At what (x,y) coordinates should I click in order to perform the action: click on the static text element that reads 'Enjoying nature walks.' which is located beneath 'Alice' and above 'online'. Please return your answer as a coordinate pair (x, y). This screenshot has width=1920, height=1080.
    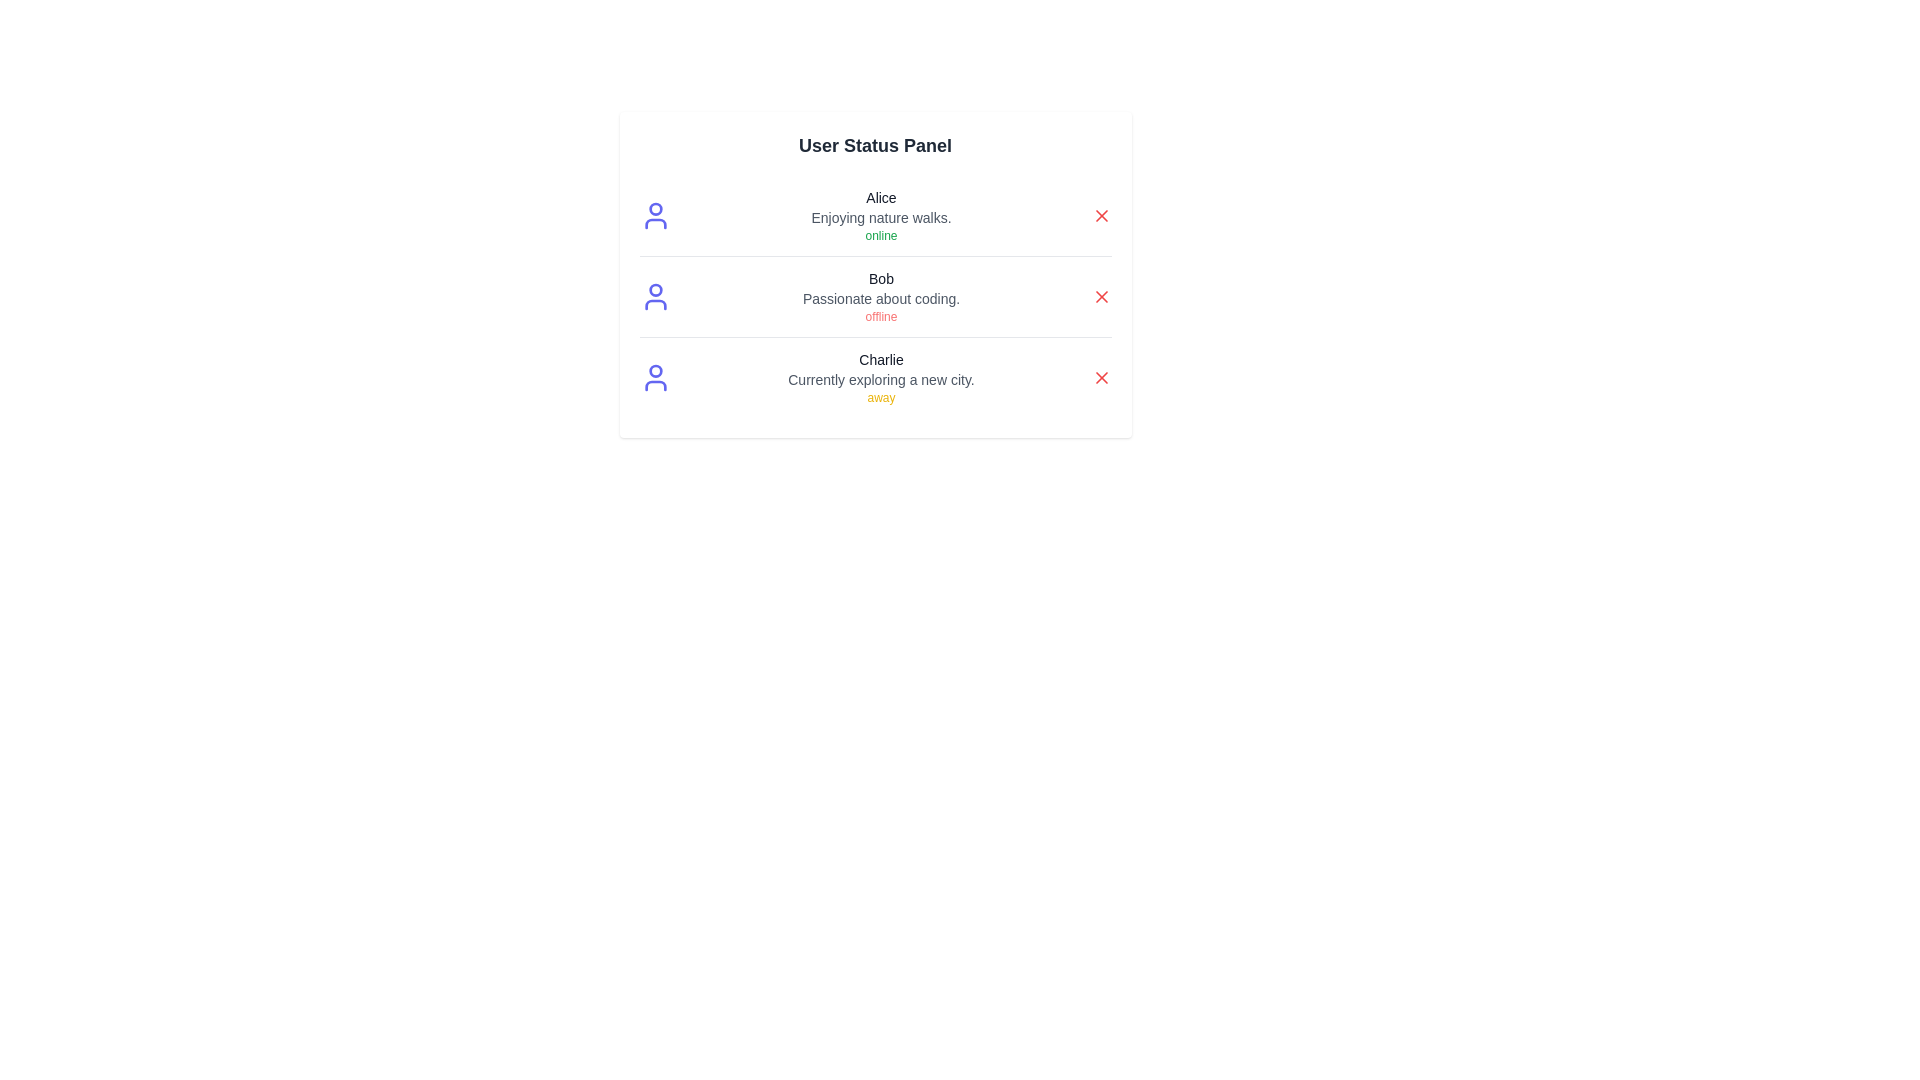
    Looking at the image, I should click on (880, 218).